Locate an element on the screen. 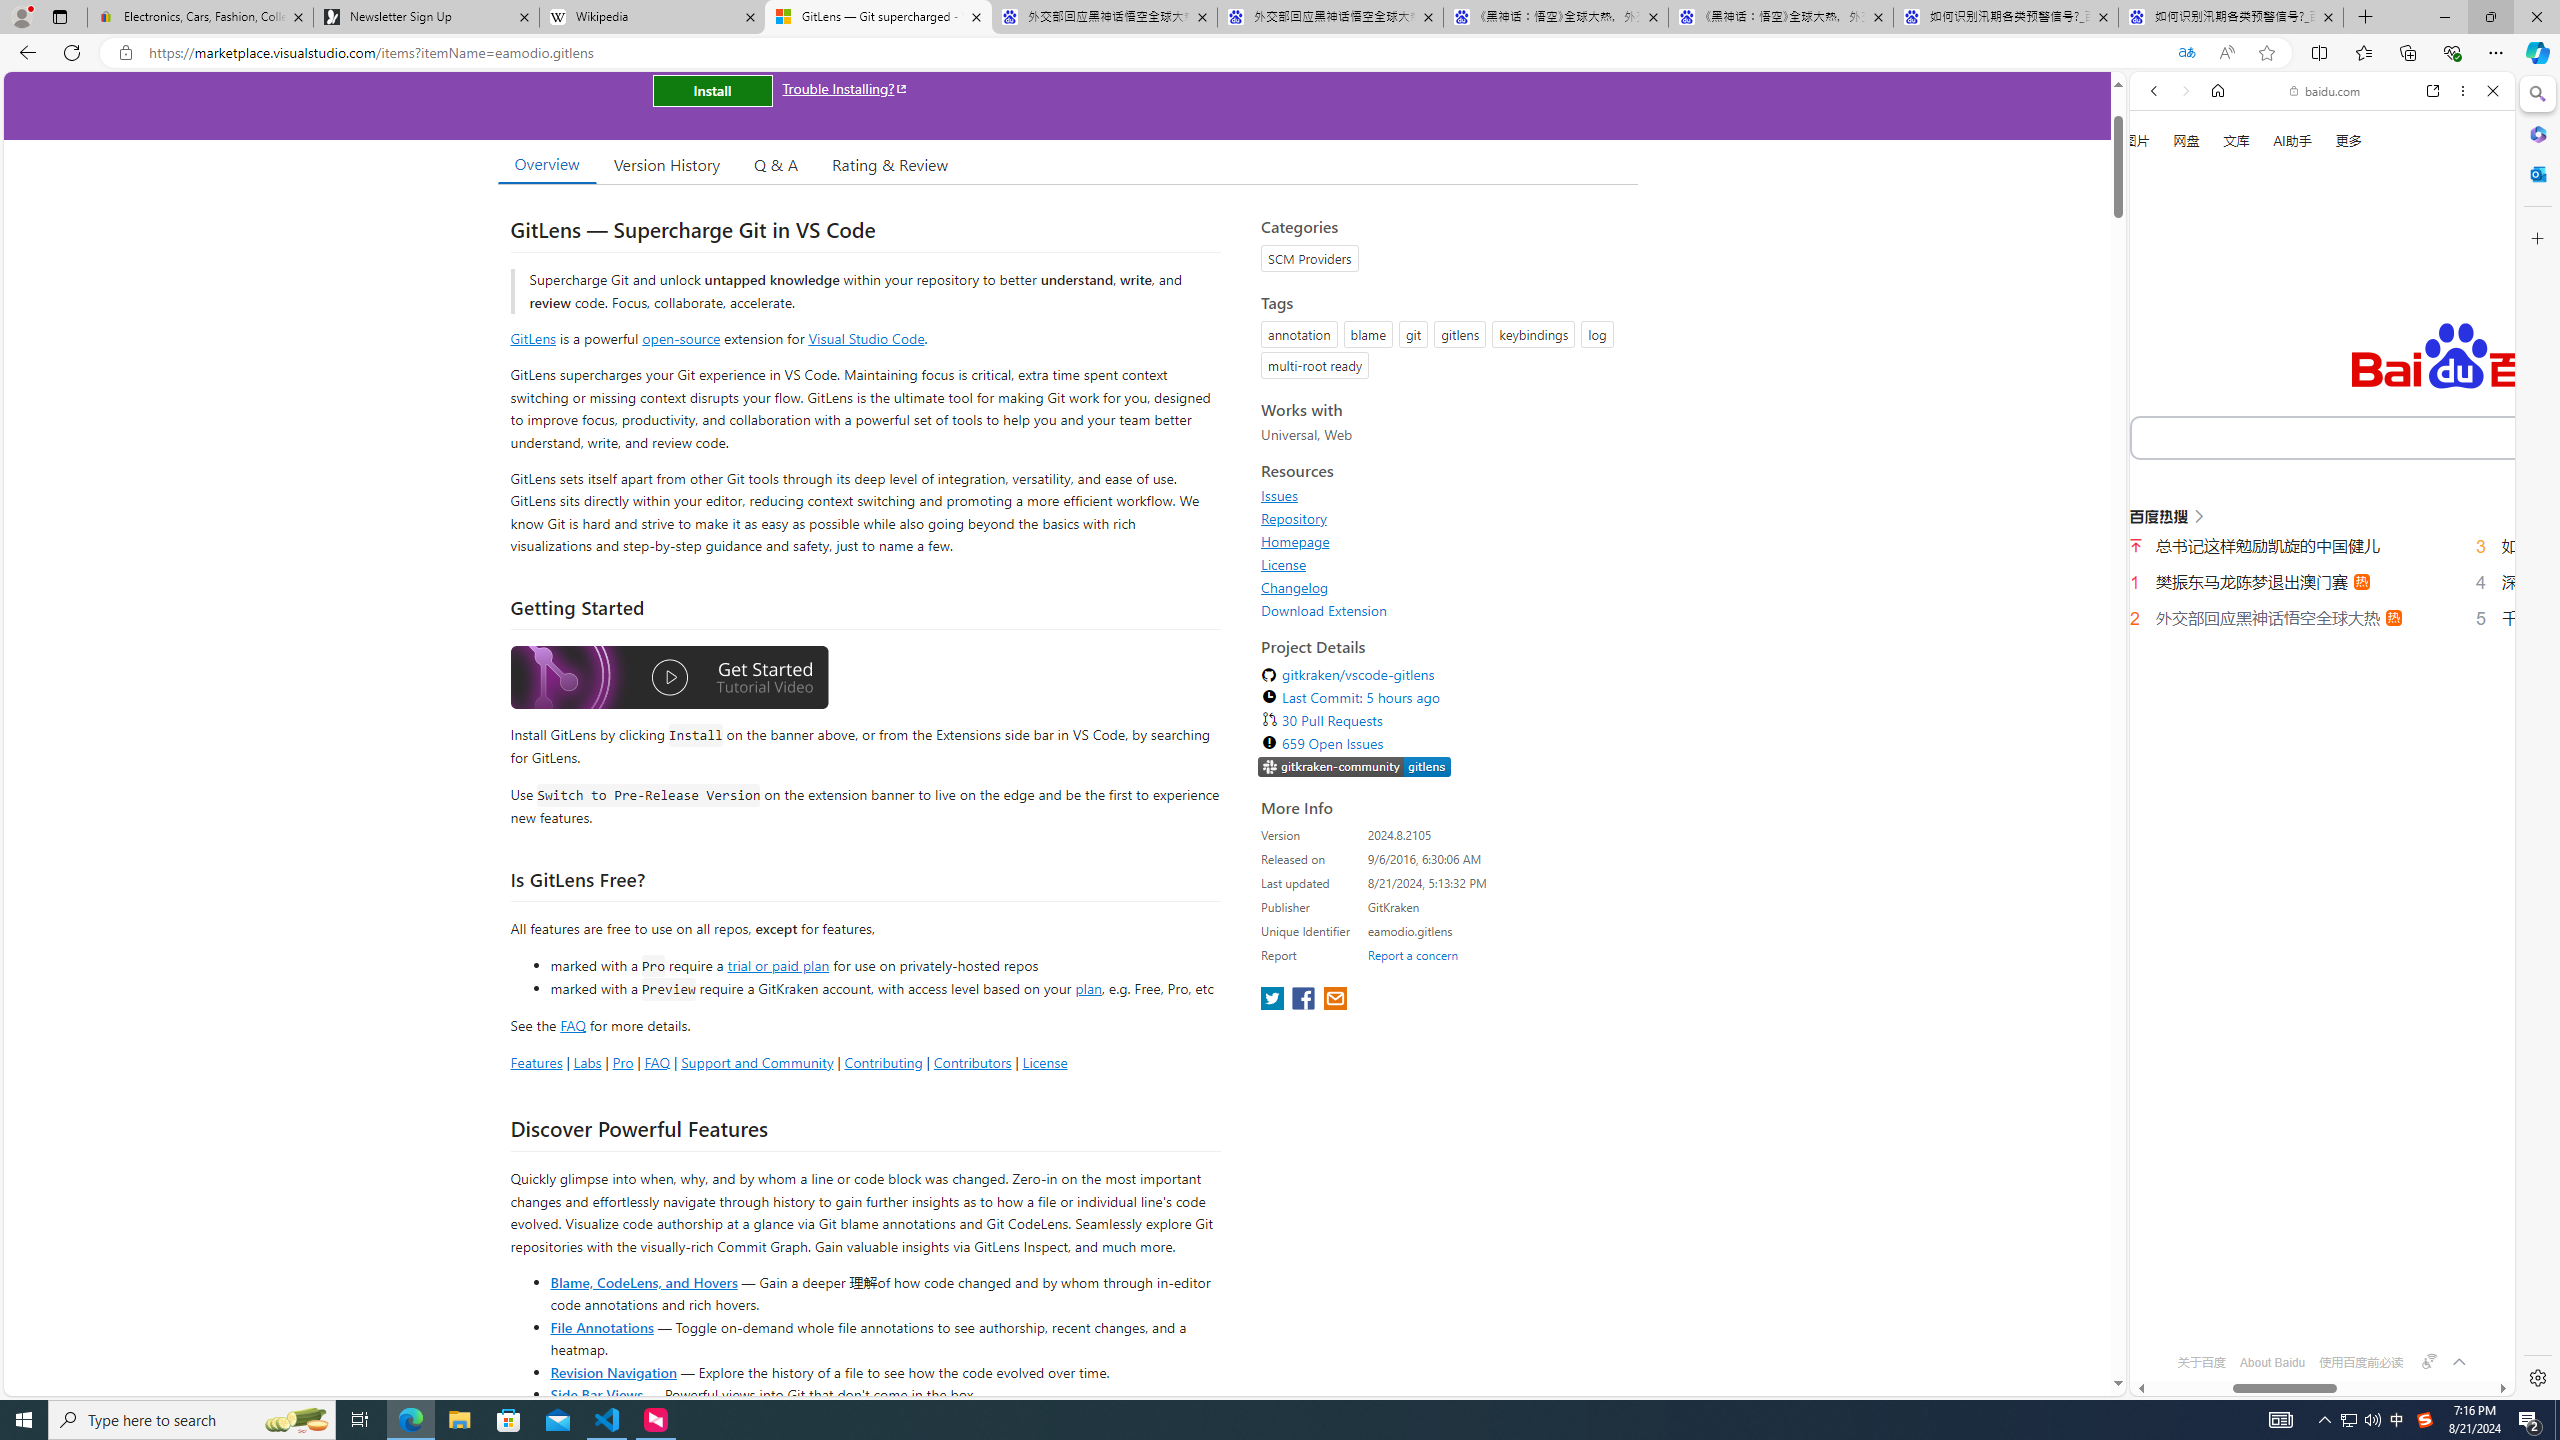  'About Baidu' is located at coordinates (2272, 1362).